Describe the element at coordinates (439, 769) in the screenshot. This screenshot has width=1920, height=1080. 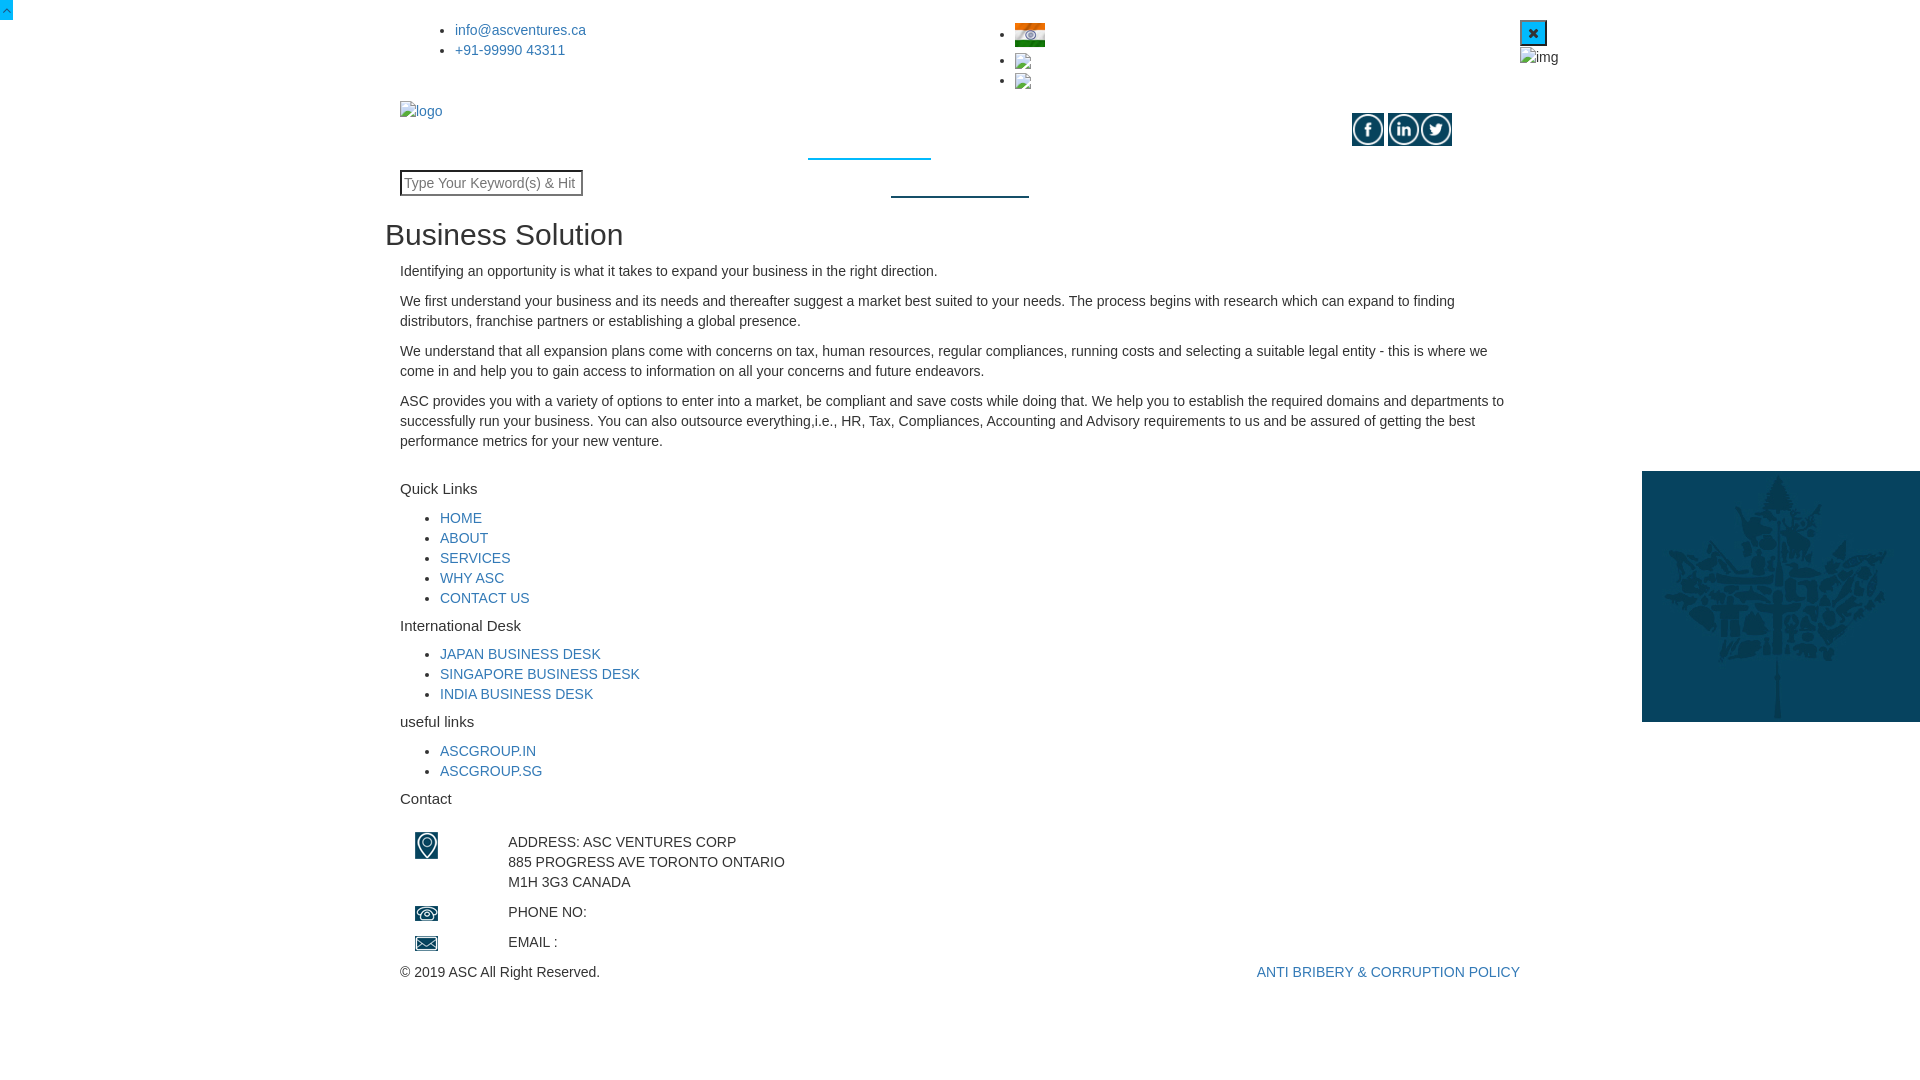
I see `'ASCGROUP.SG'` at that location.